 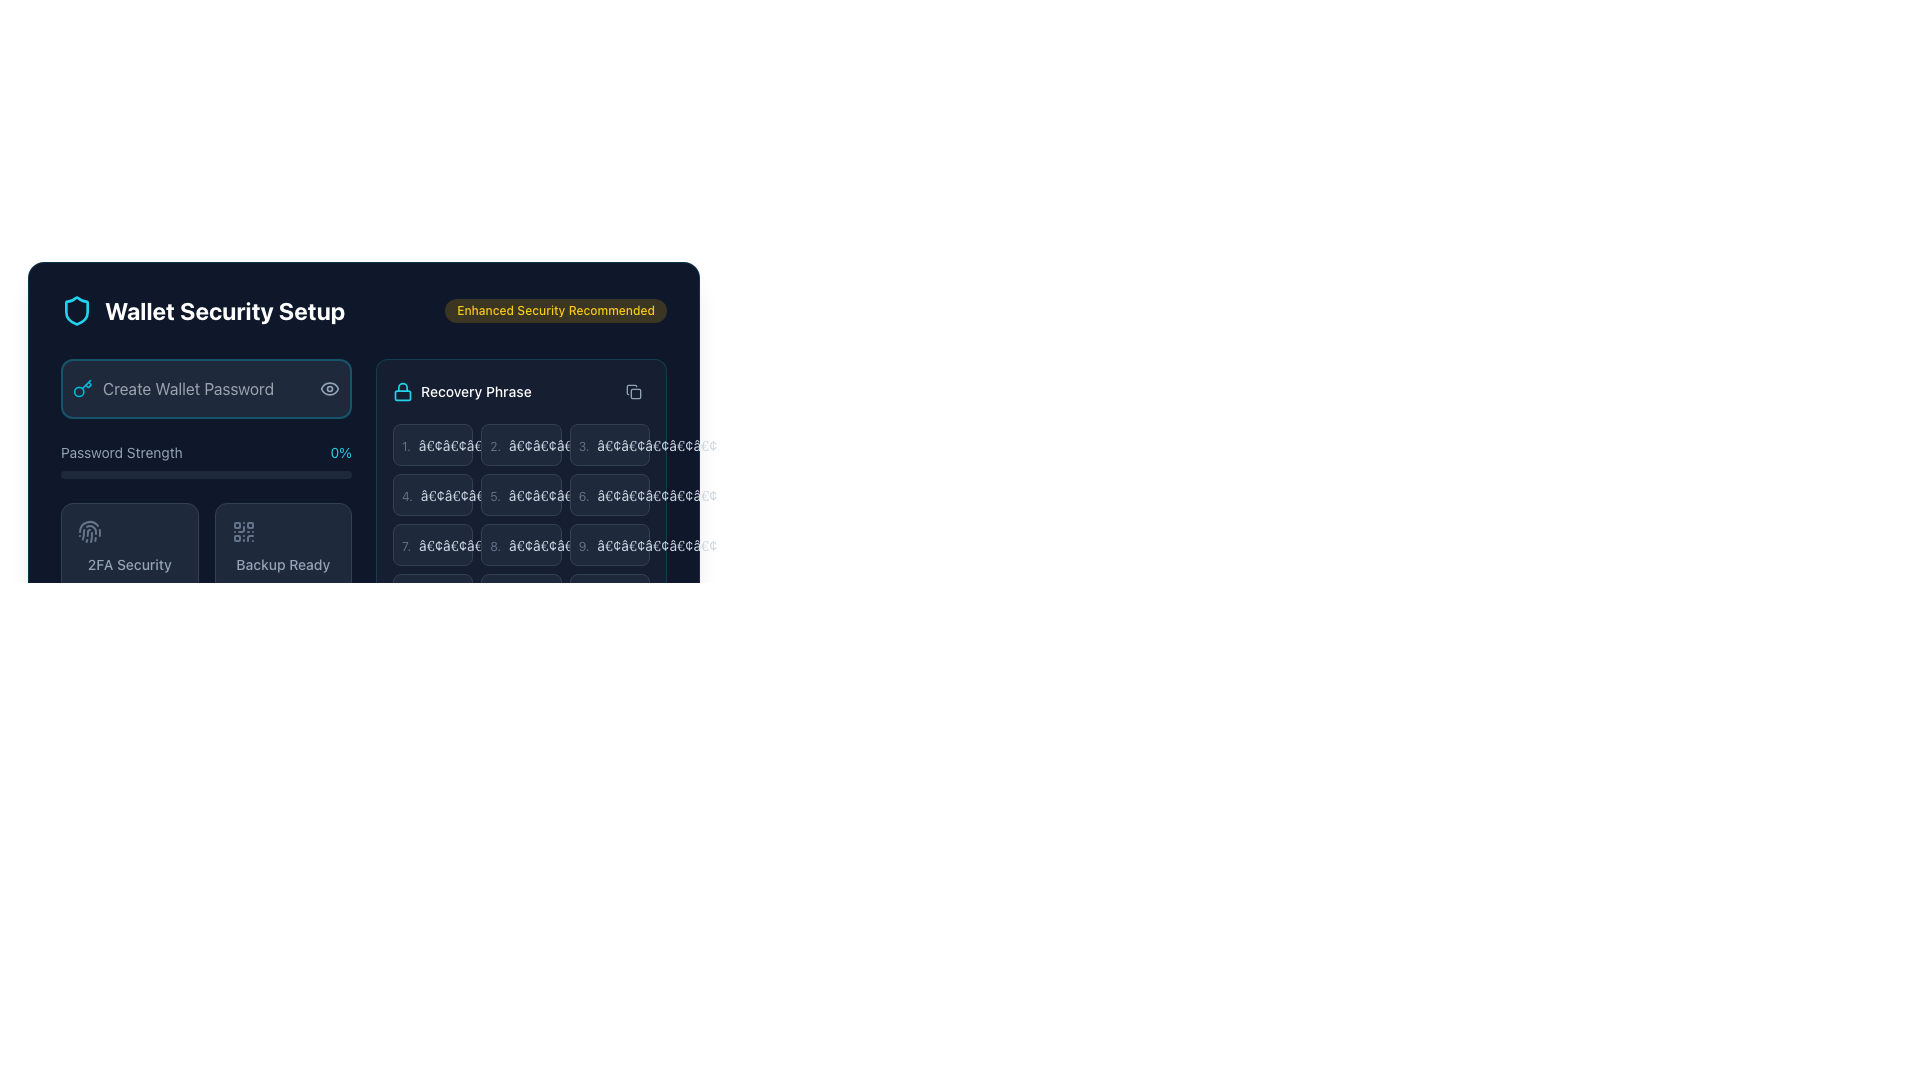 I want to click on the second element in the grid layout of twelve, which represents a step or item within an ordered list, positioned between the first and third elements, so click(x=521, y=443).